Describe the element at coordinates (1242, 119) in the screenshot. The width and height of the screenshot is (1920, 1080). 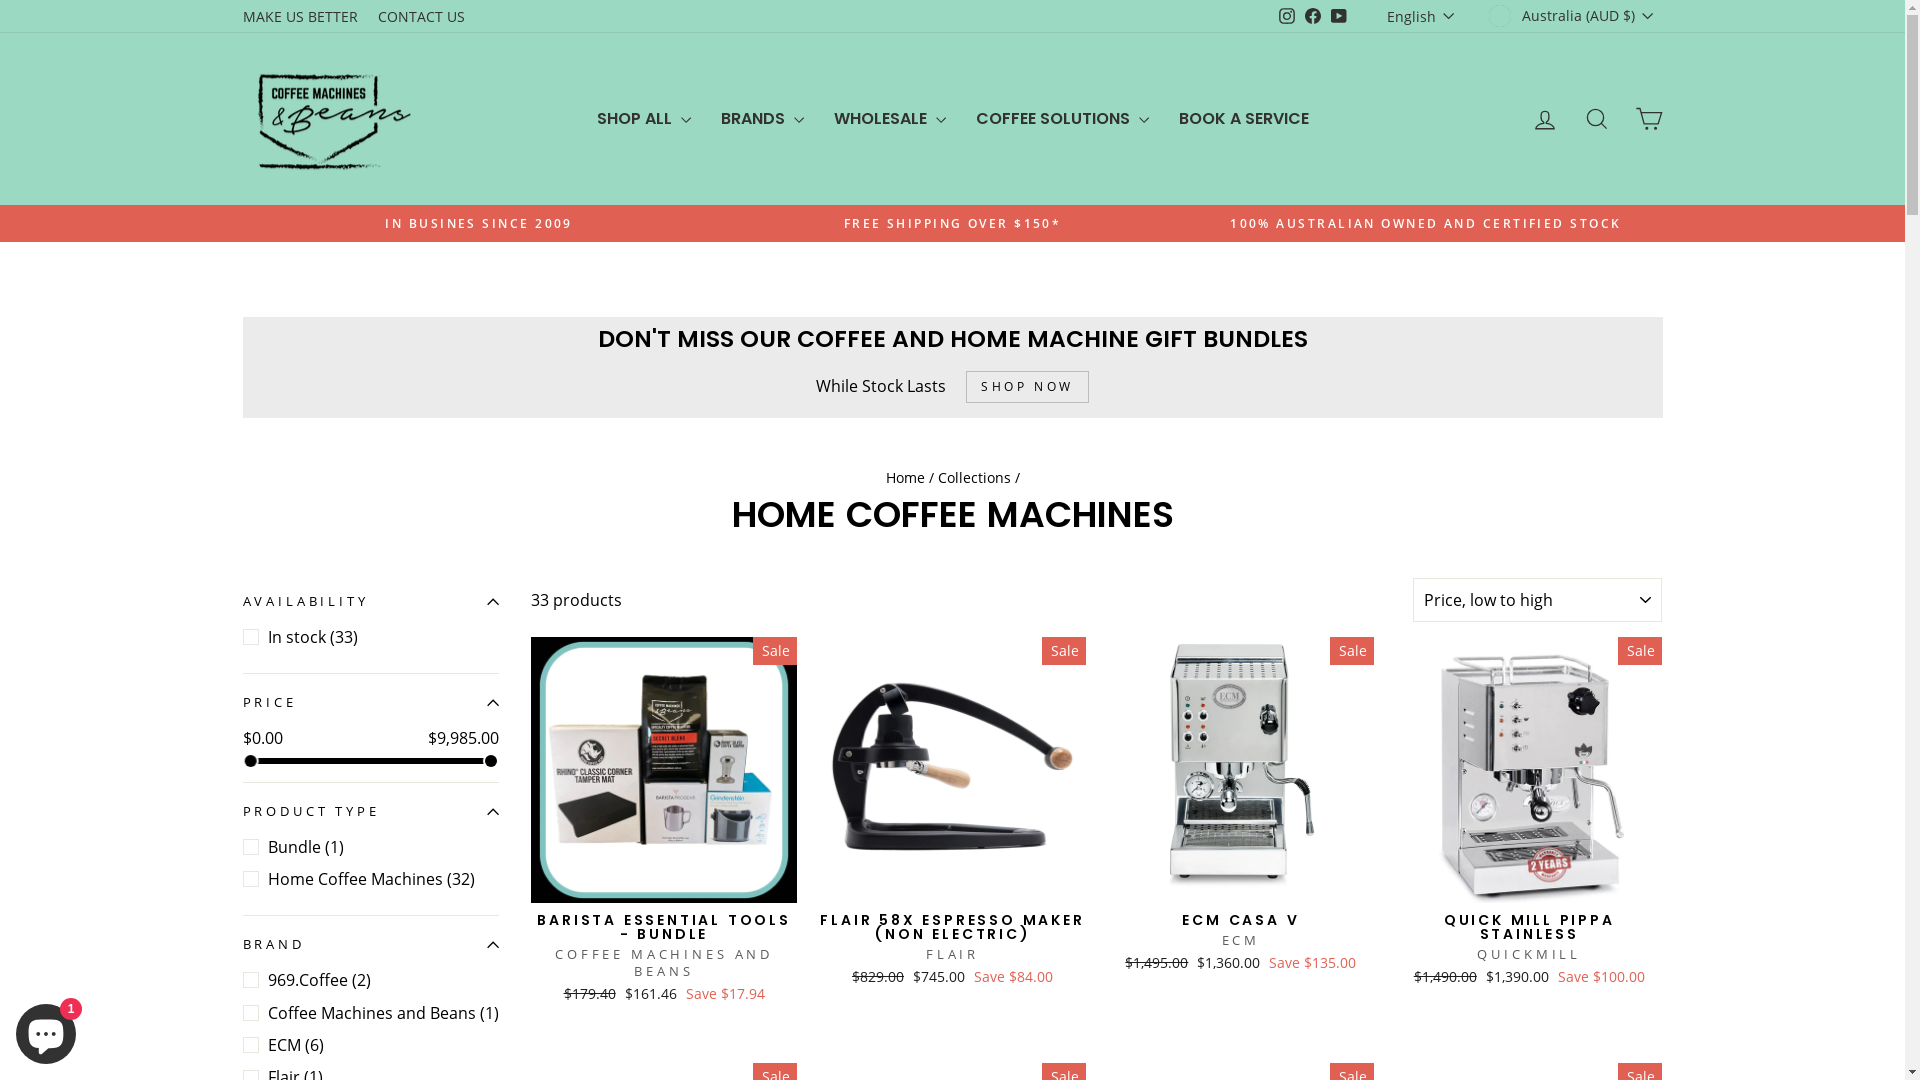
I see `'BOOK A SERVICE'` at that location.